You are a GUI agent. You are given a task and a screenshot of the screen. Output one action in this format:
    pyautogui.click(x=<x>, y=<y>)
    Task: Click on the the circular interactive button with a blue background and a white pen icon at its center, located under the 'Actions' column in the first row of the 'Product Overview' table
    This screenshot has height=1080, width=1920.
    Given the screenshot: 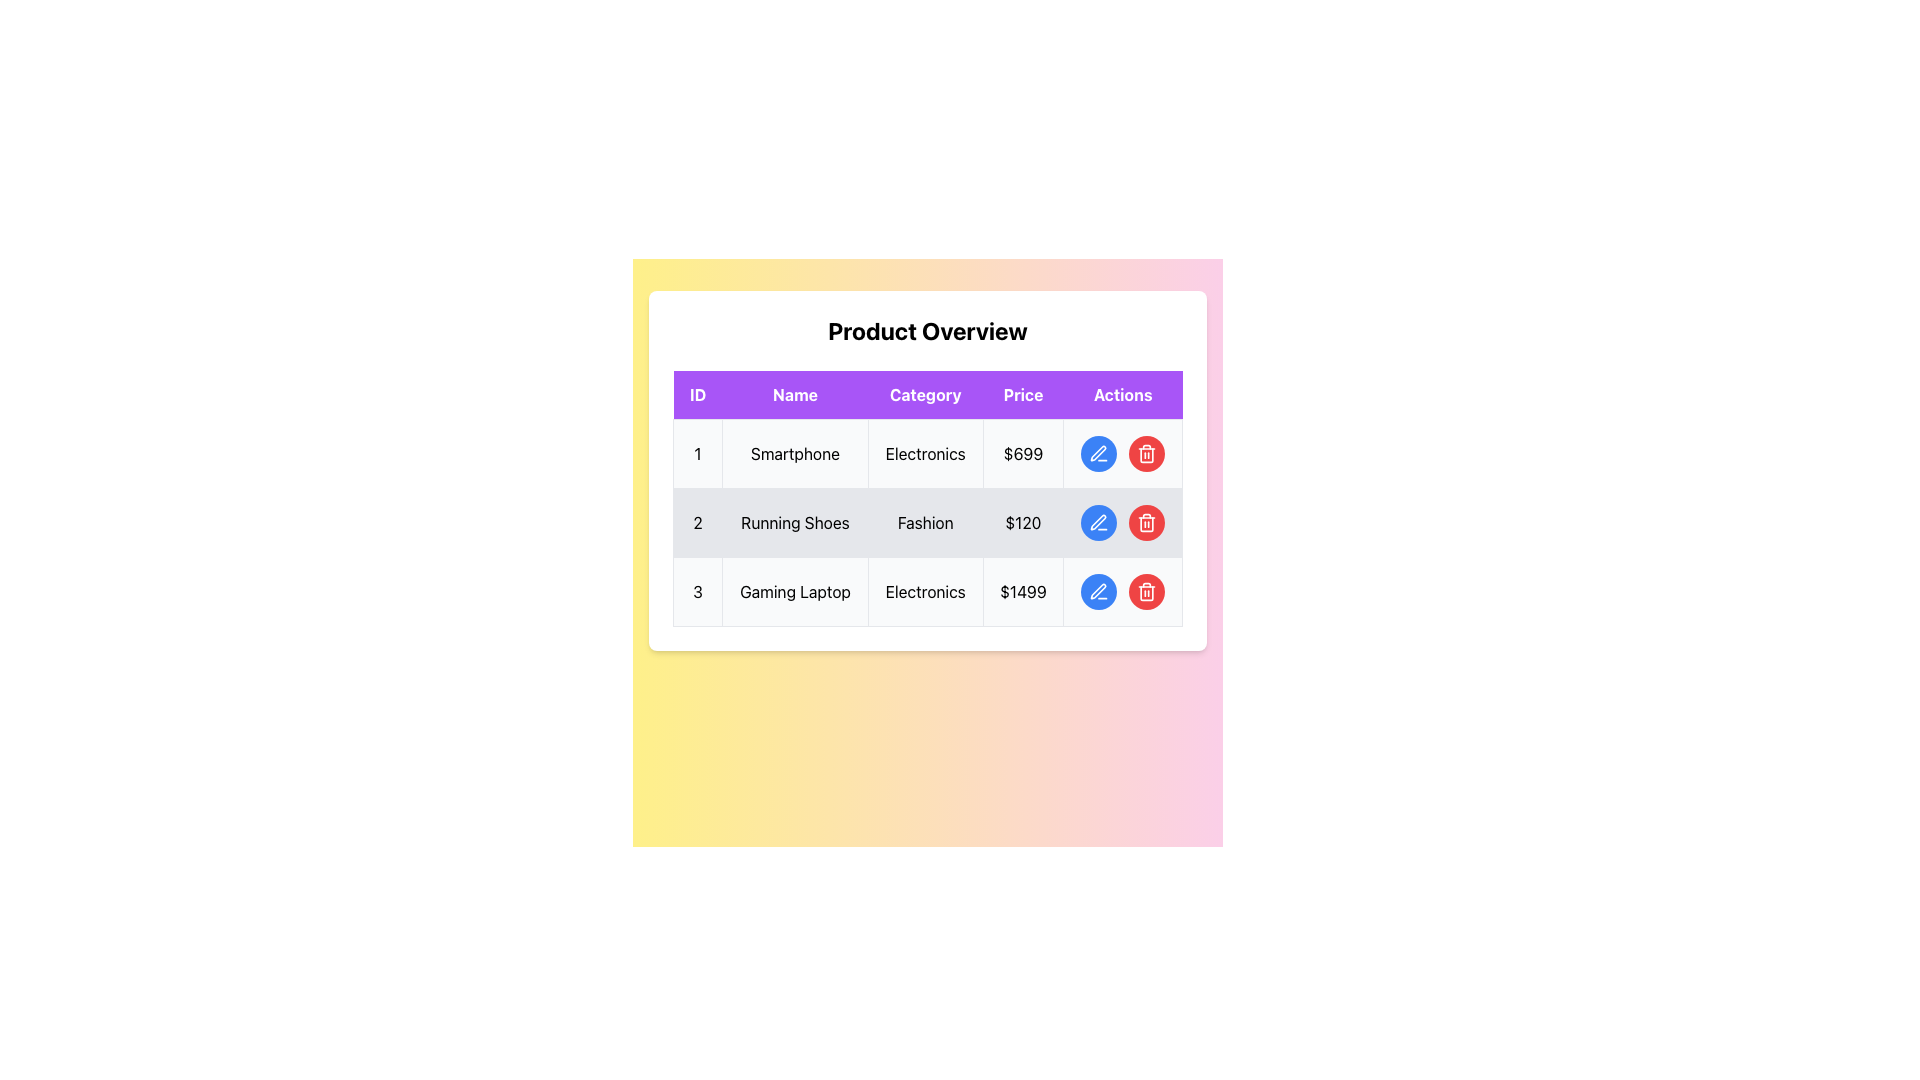 What is the action you would take?
    pyautogui.click(x=1098, y=454)
    